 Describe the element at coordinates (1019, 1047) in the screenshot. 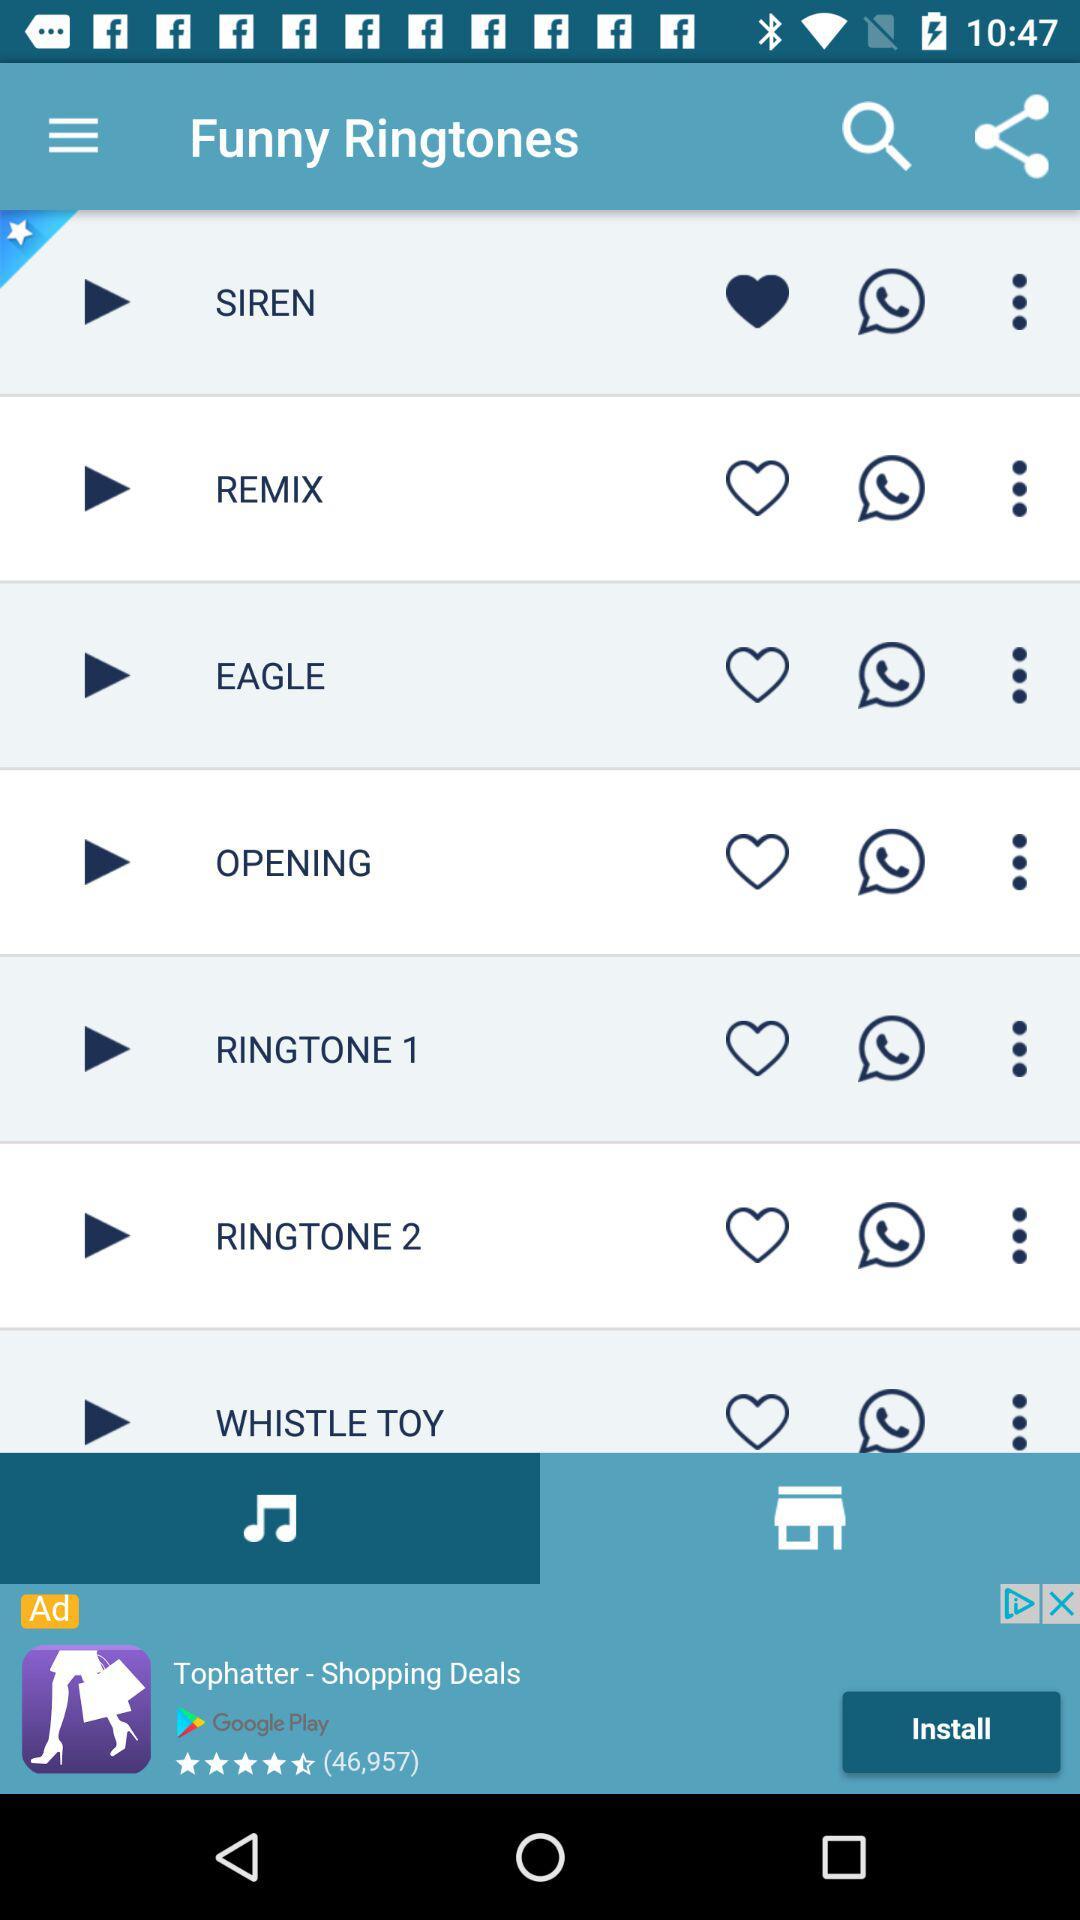

I see `search` at that location.